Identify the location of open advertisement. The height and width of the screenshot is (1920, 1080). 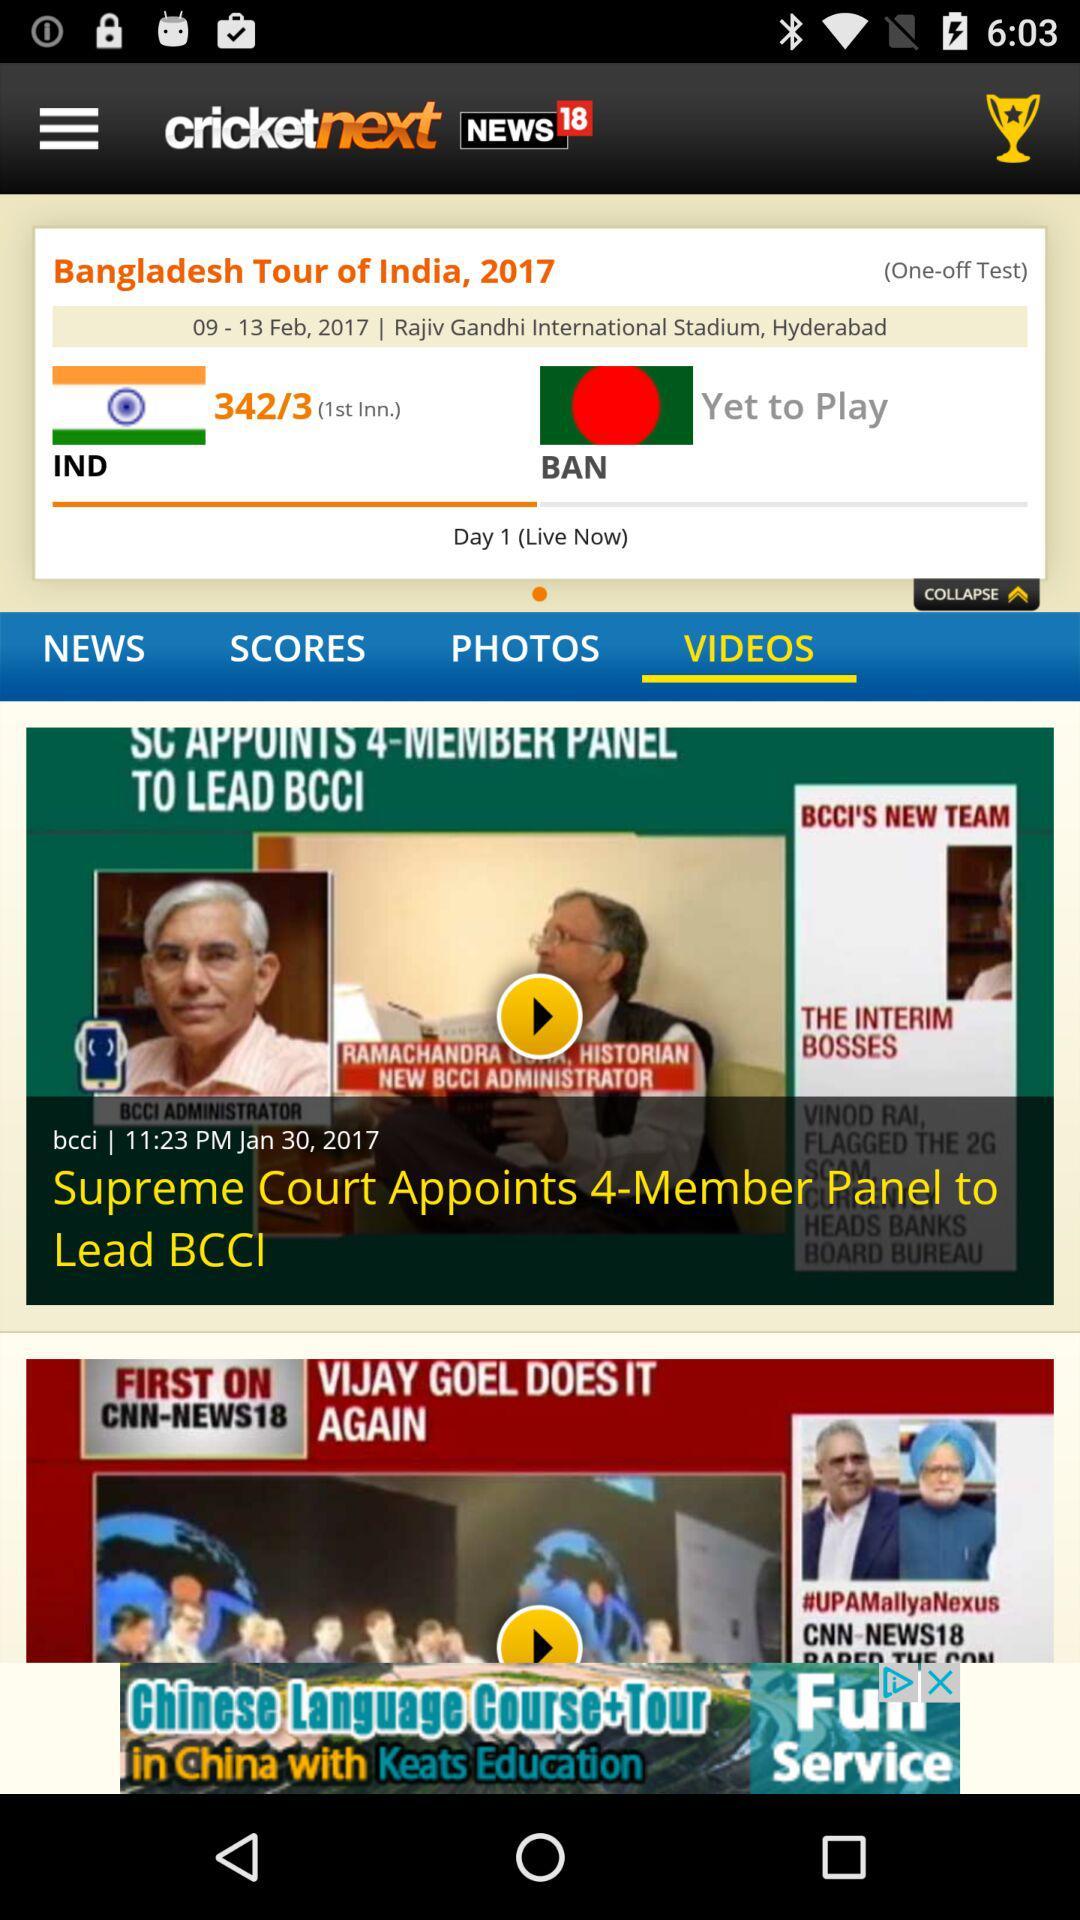
(540, 1727).